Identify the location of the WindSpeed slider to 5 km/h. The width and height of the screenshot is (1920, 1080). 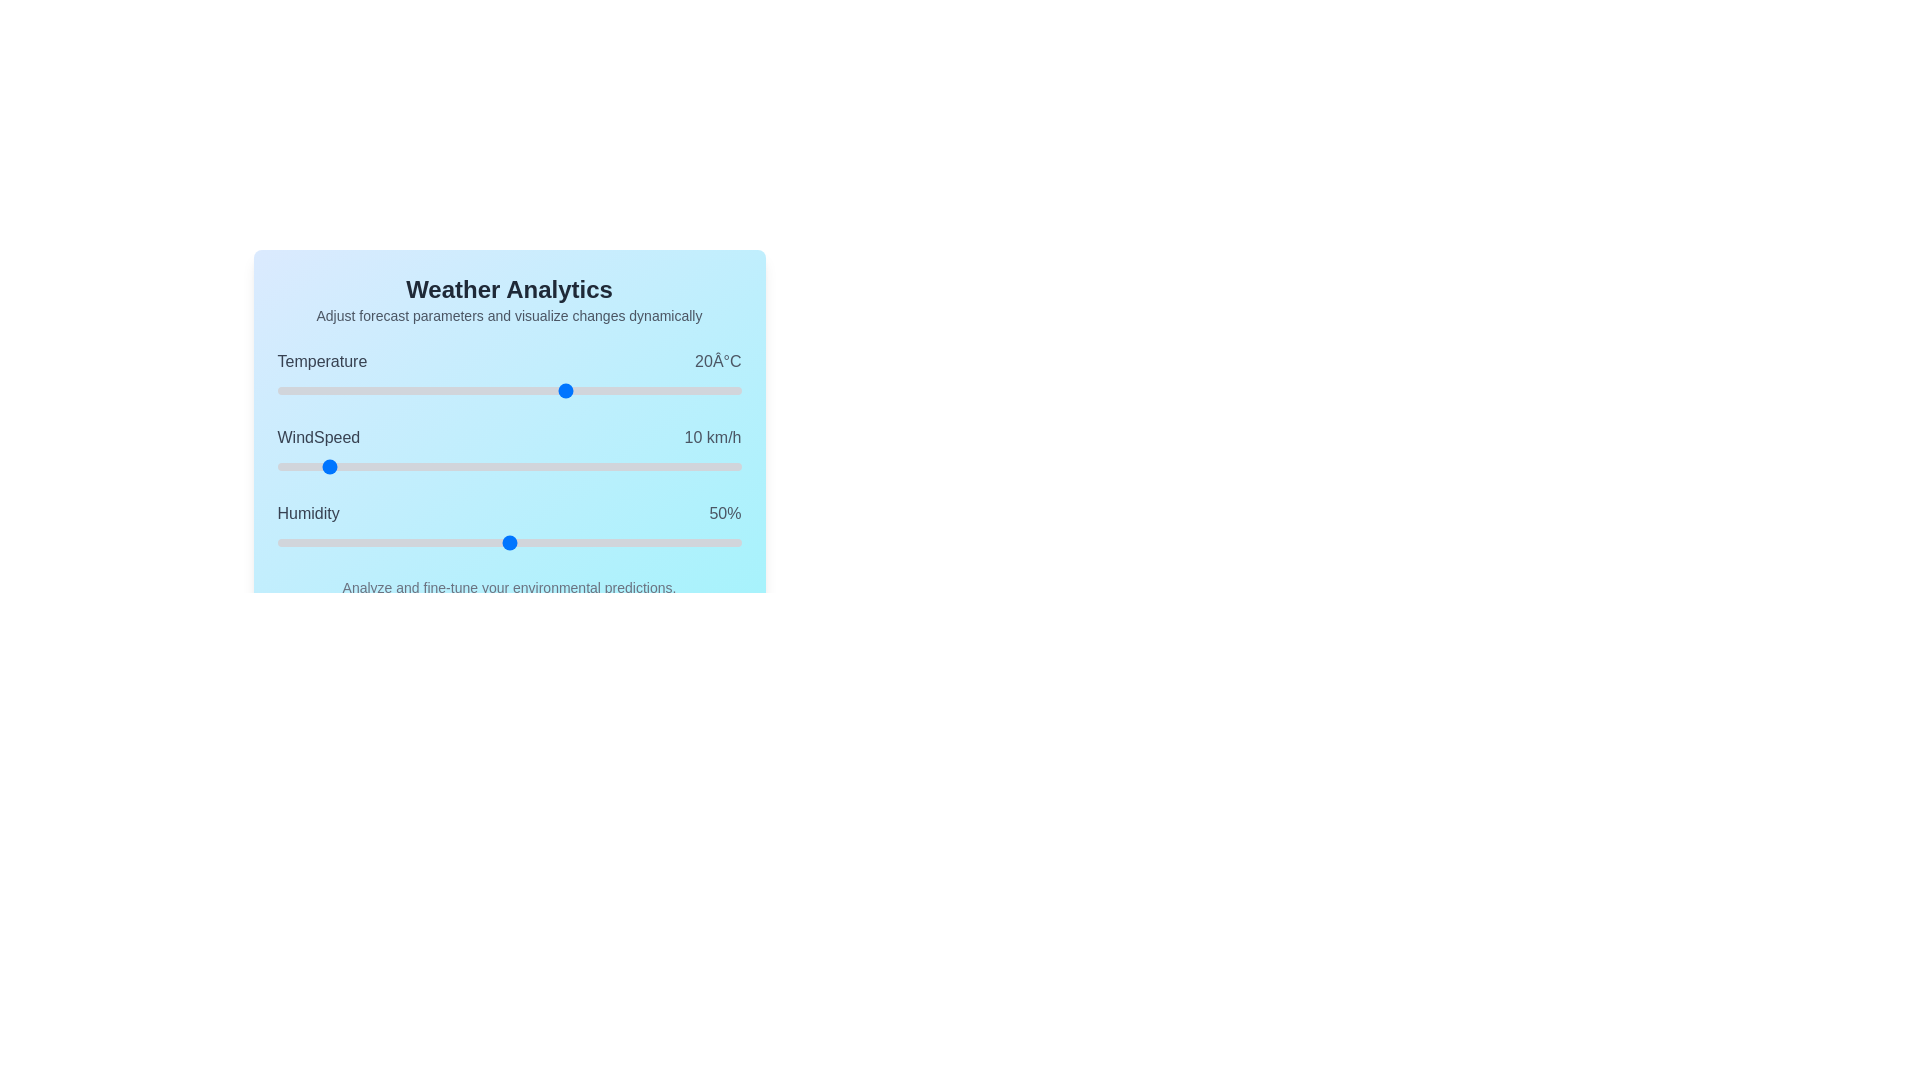
(299, 466).